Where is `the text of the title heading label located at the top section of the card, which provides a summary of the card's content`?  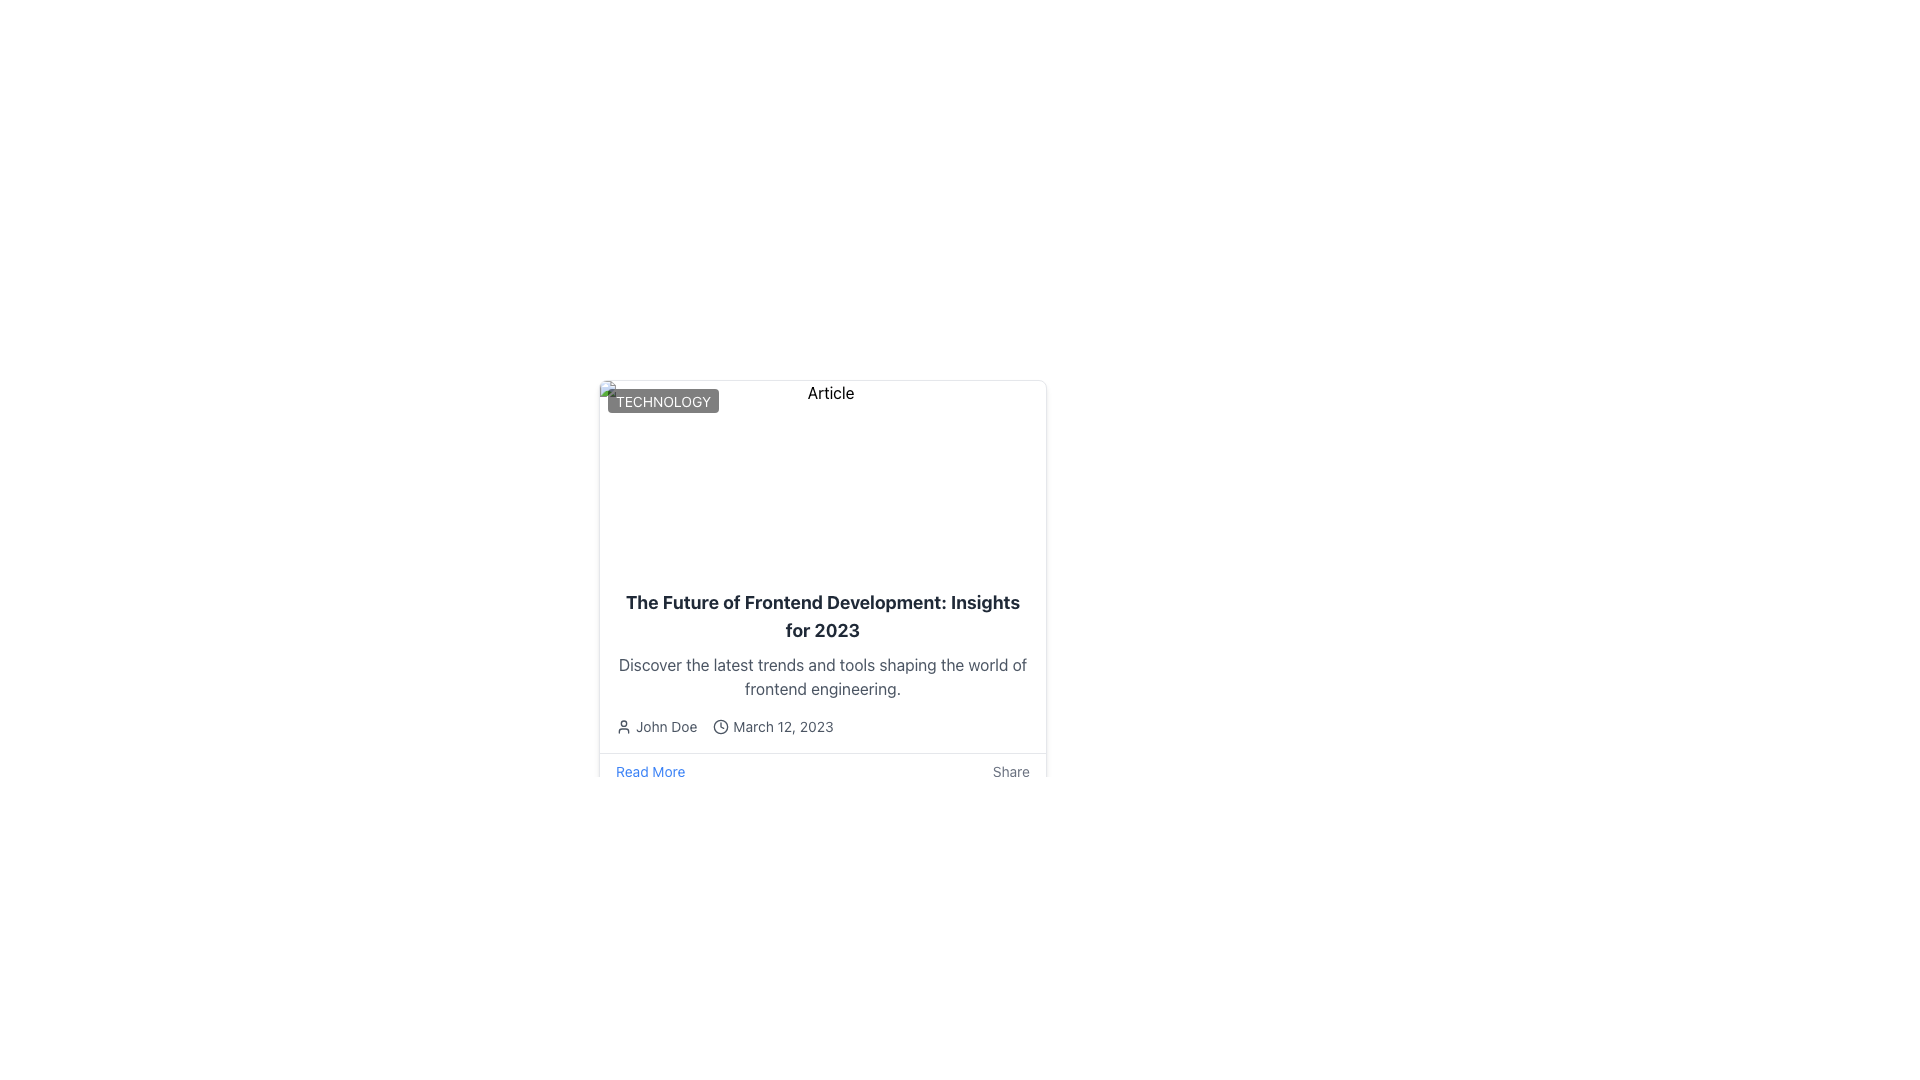 the text of the title heading label located at the top section of the card, which provides a summary of the card's content is located at coordinates (822, 616).